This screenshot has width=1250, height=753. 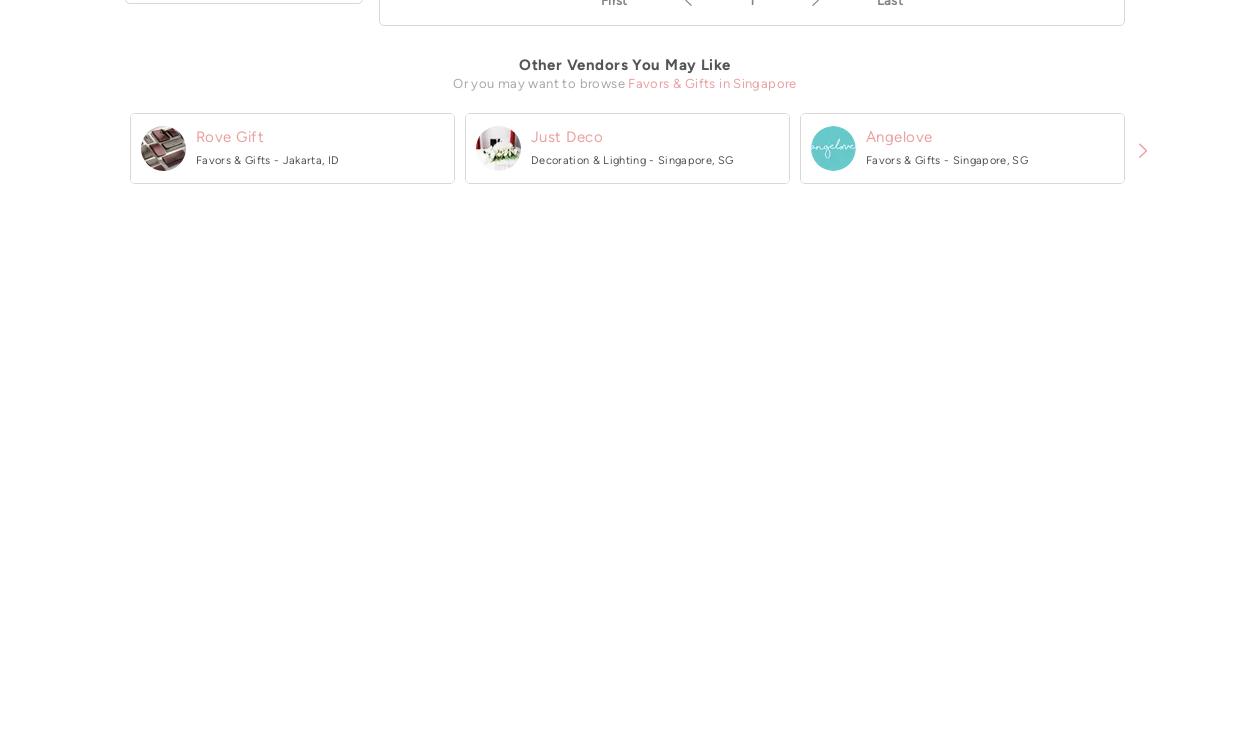 I want to click on 'Angelove', so click(x=865, y=135).